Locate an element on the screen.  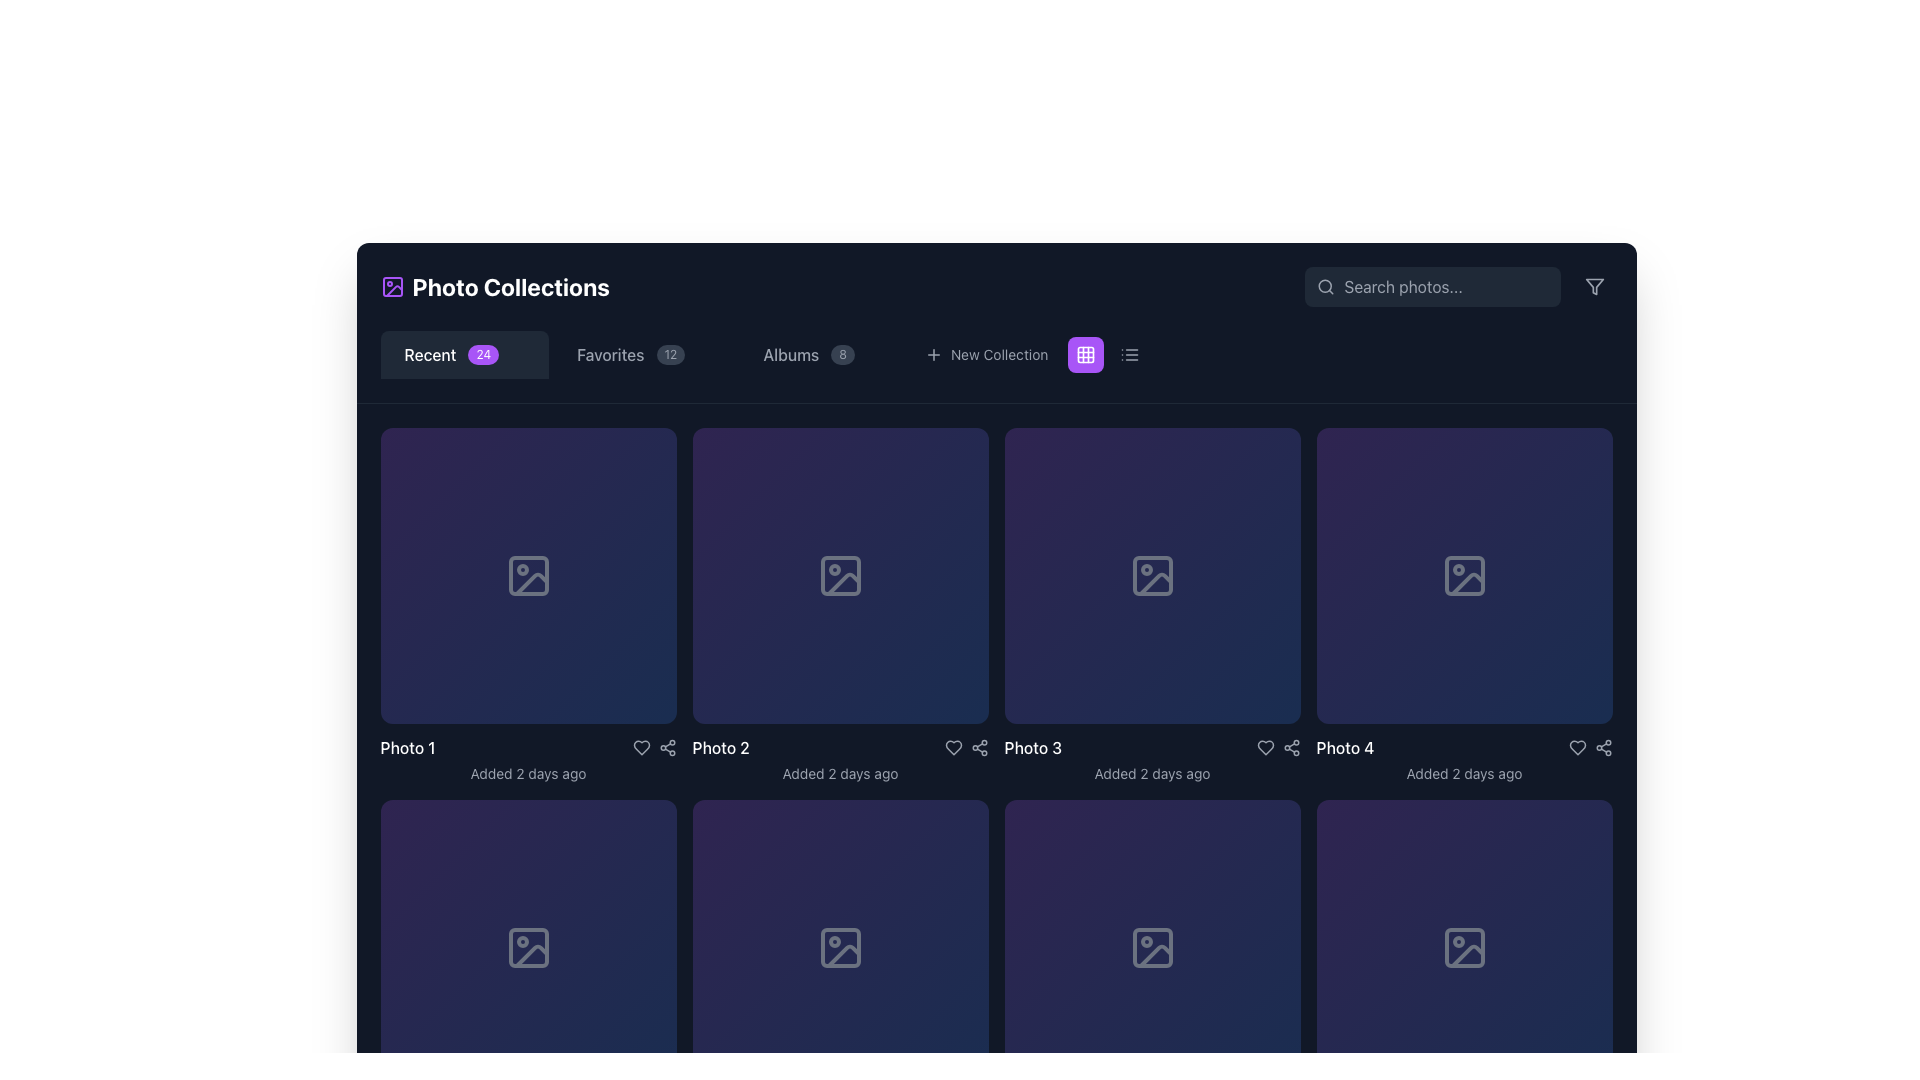
the rounded rectangular icon representing a grid layout in the navigation bar, located between the 'New Collection' button and the list-view toggle icon is located at coordinates (1085, 353).